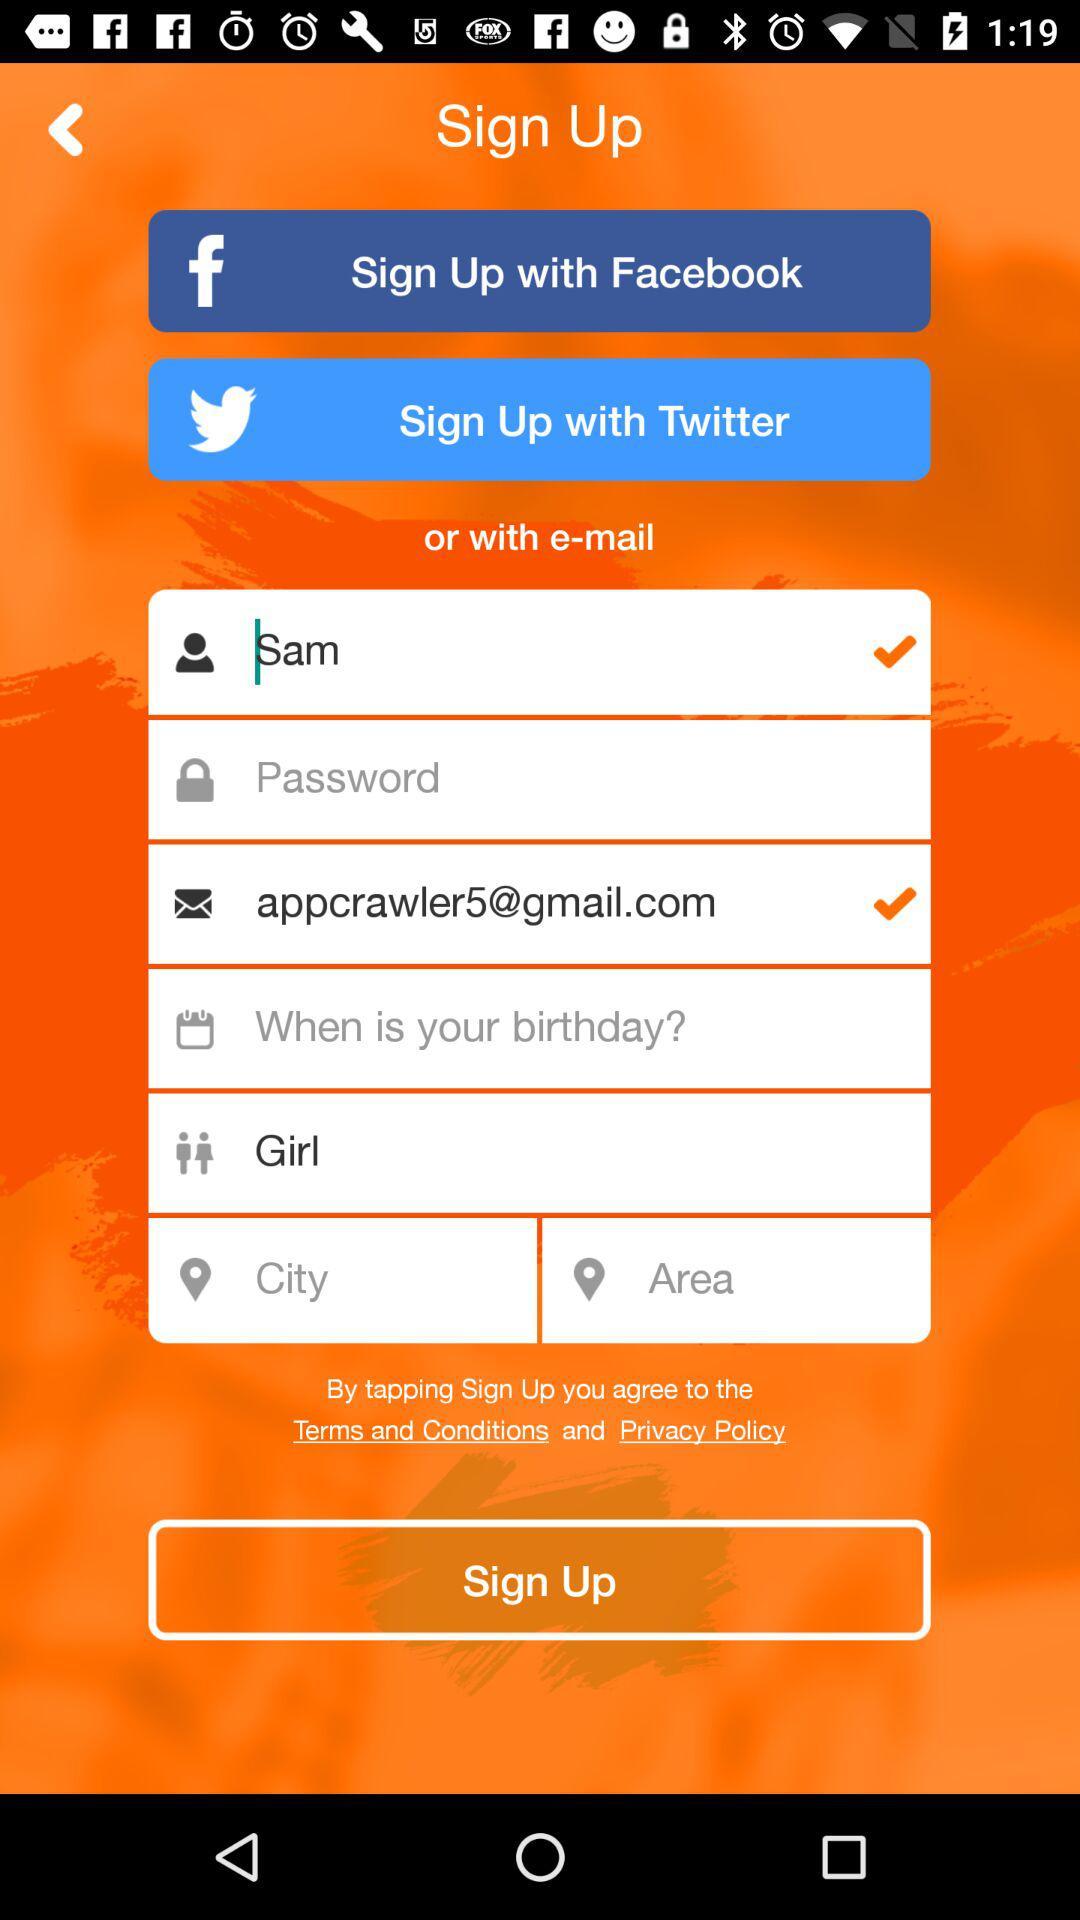  I want to click on the text field which is below when is your birthday, so click(551, 1153).